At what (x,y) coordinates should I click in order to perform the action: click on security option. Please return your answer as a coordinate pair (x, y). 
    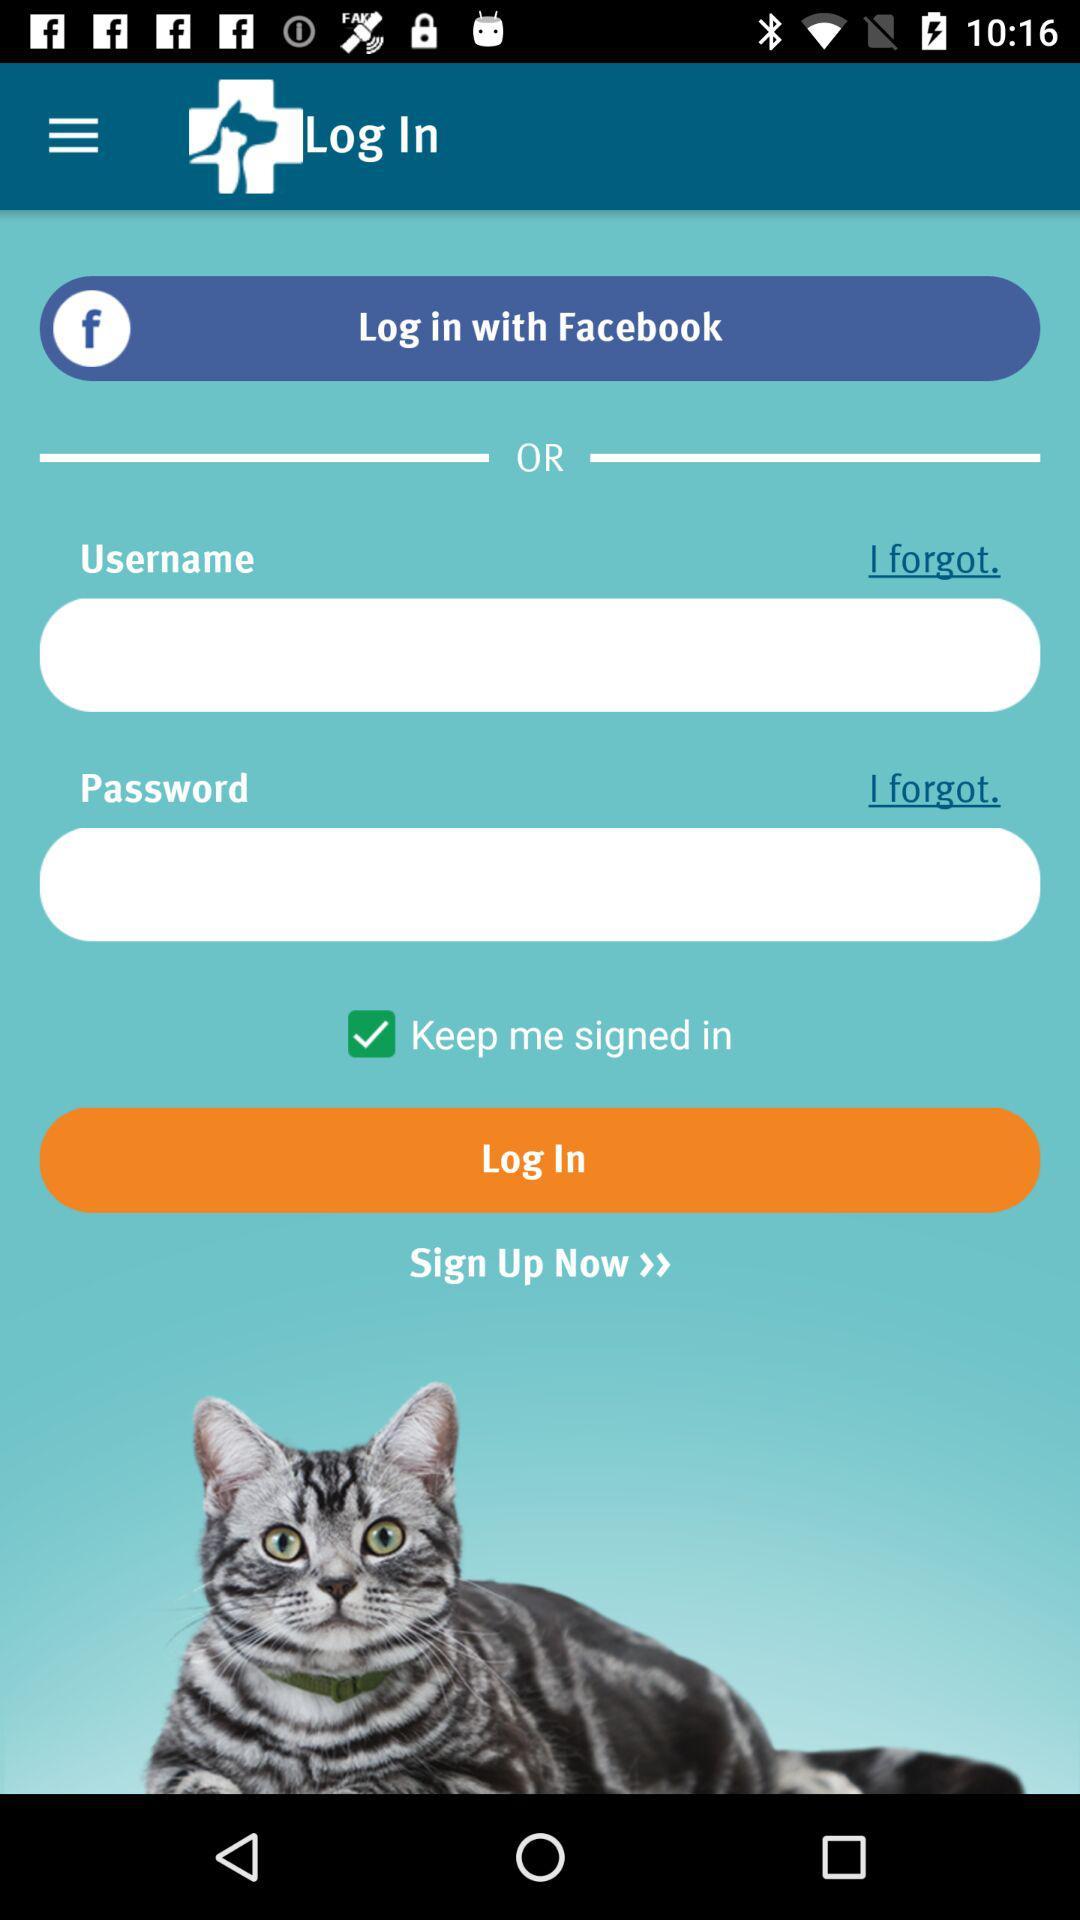
    Looking at the image, I should click on (540, 883).